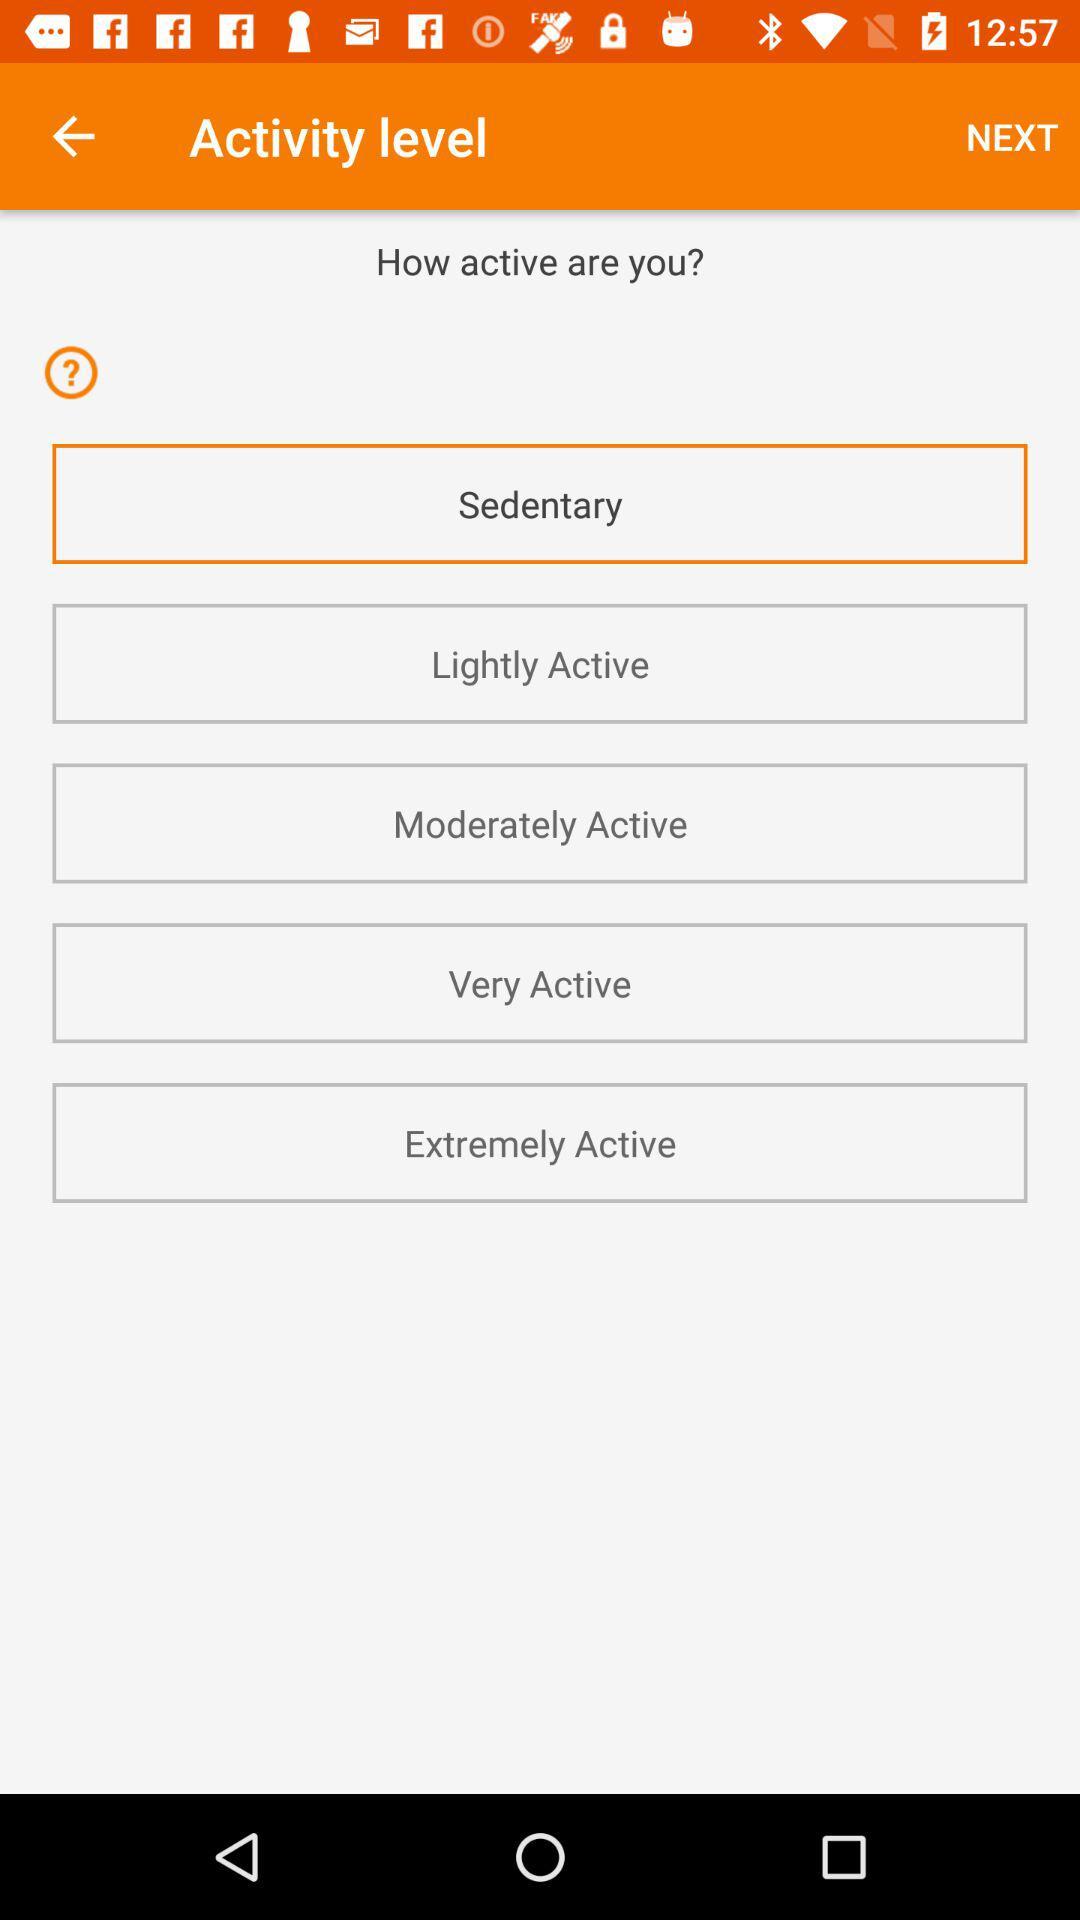 This screenshot has width=1080, height=1920. I want to click on the lightly active icon, so click(540, 663).